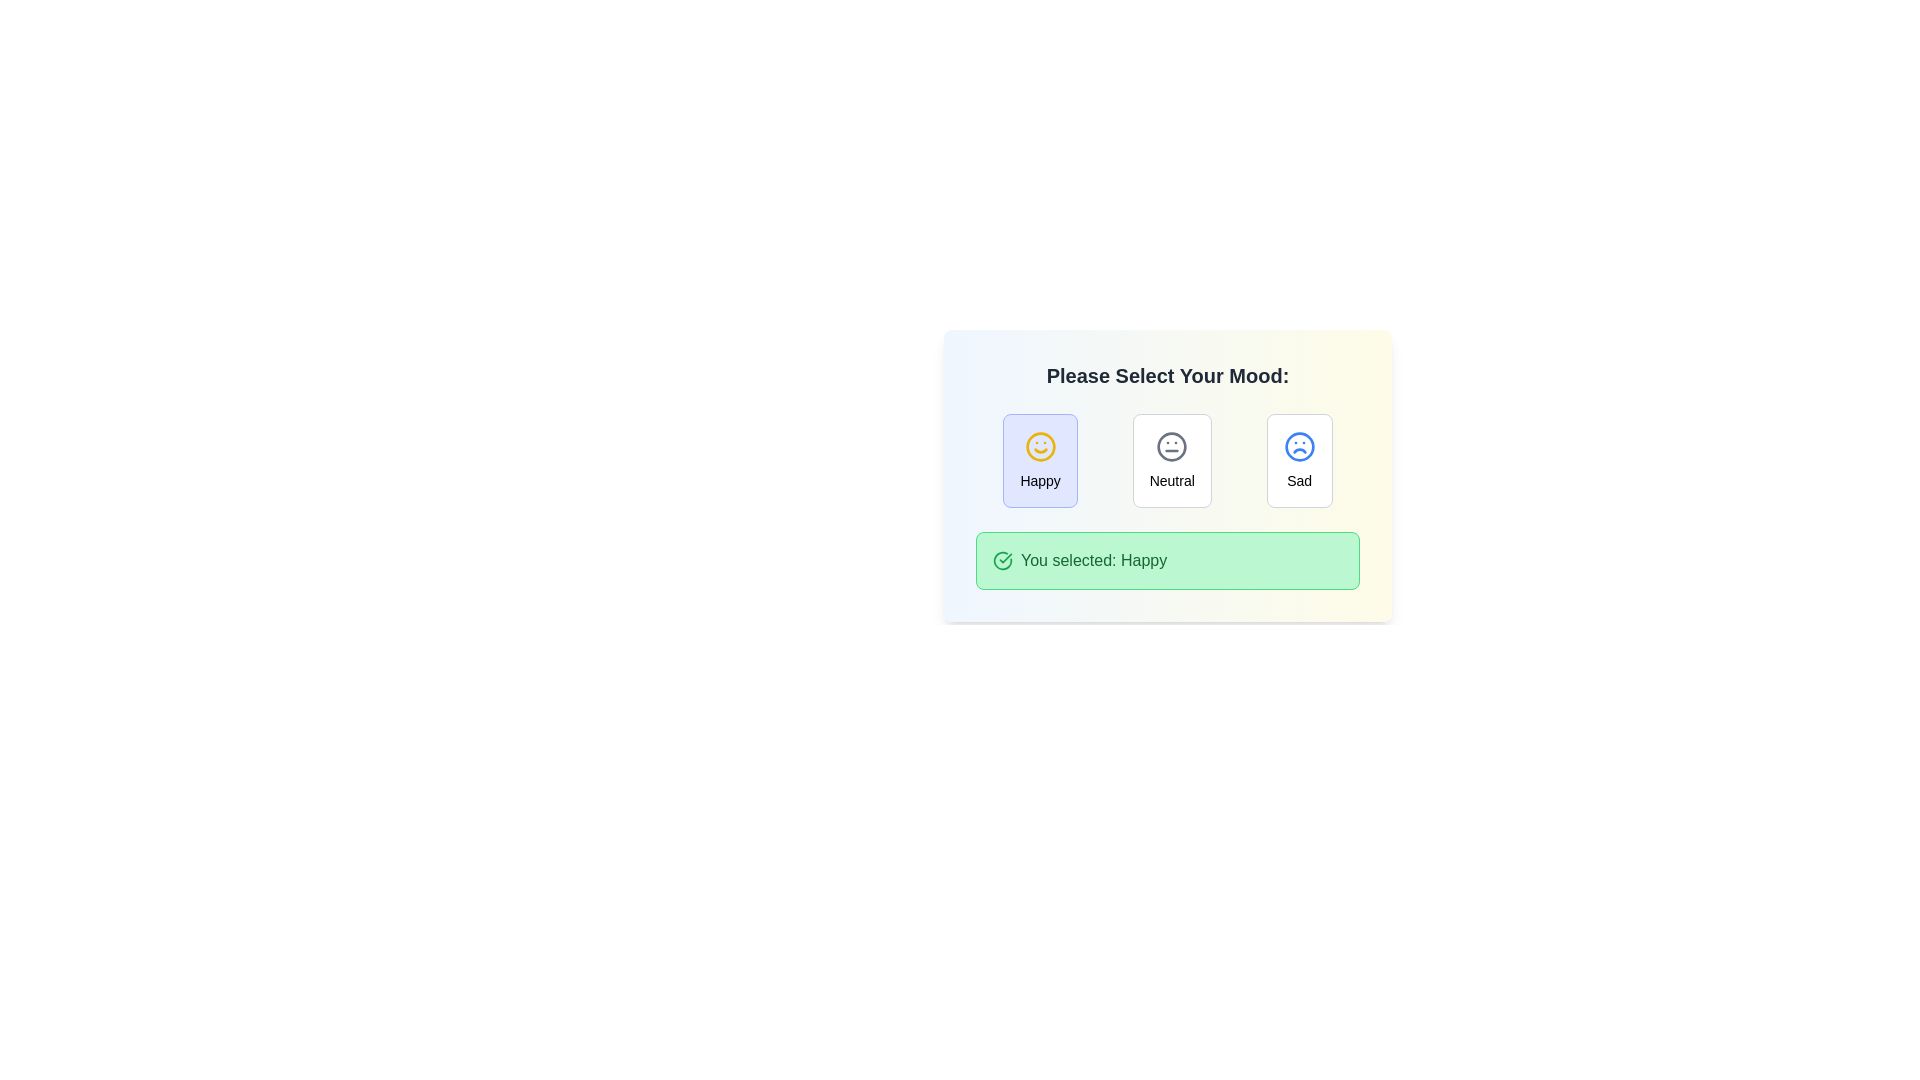 The width and height of the screenshot is (1920, 1080). I want to click on the 'Happy' mood button located on the left side of the interface, so click(1040, 461).